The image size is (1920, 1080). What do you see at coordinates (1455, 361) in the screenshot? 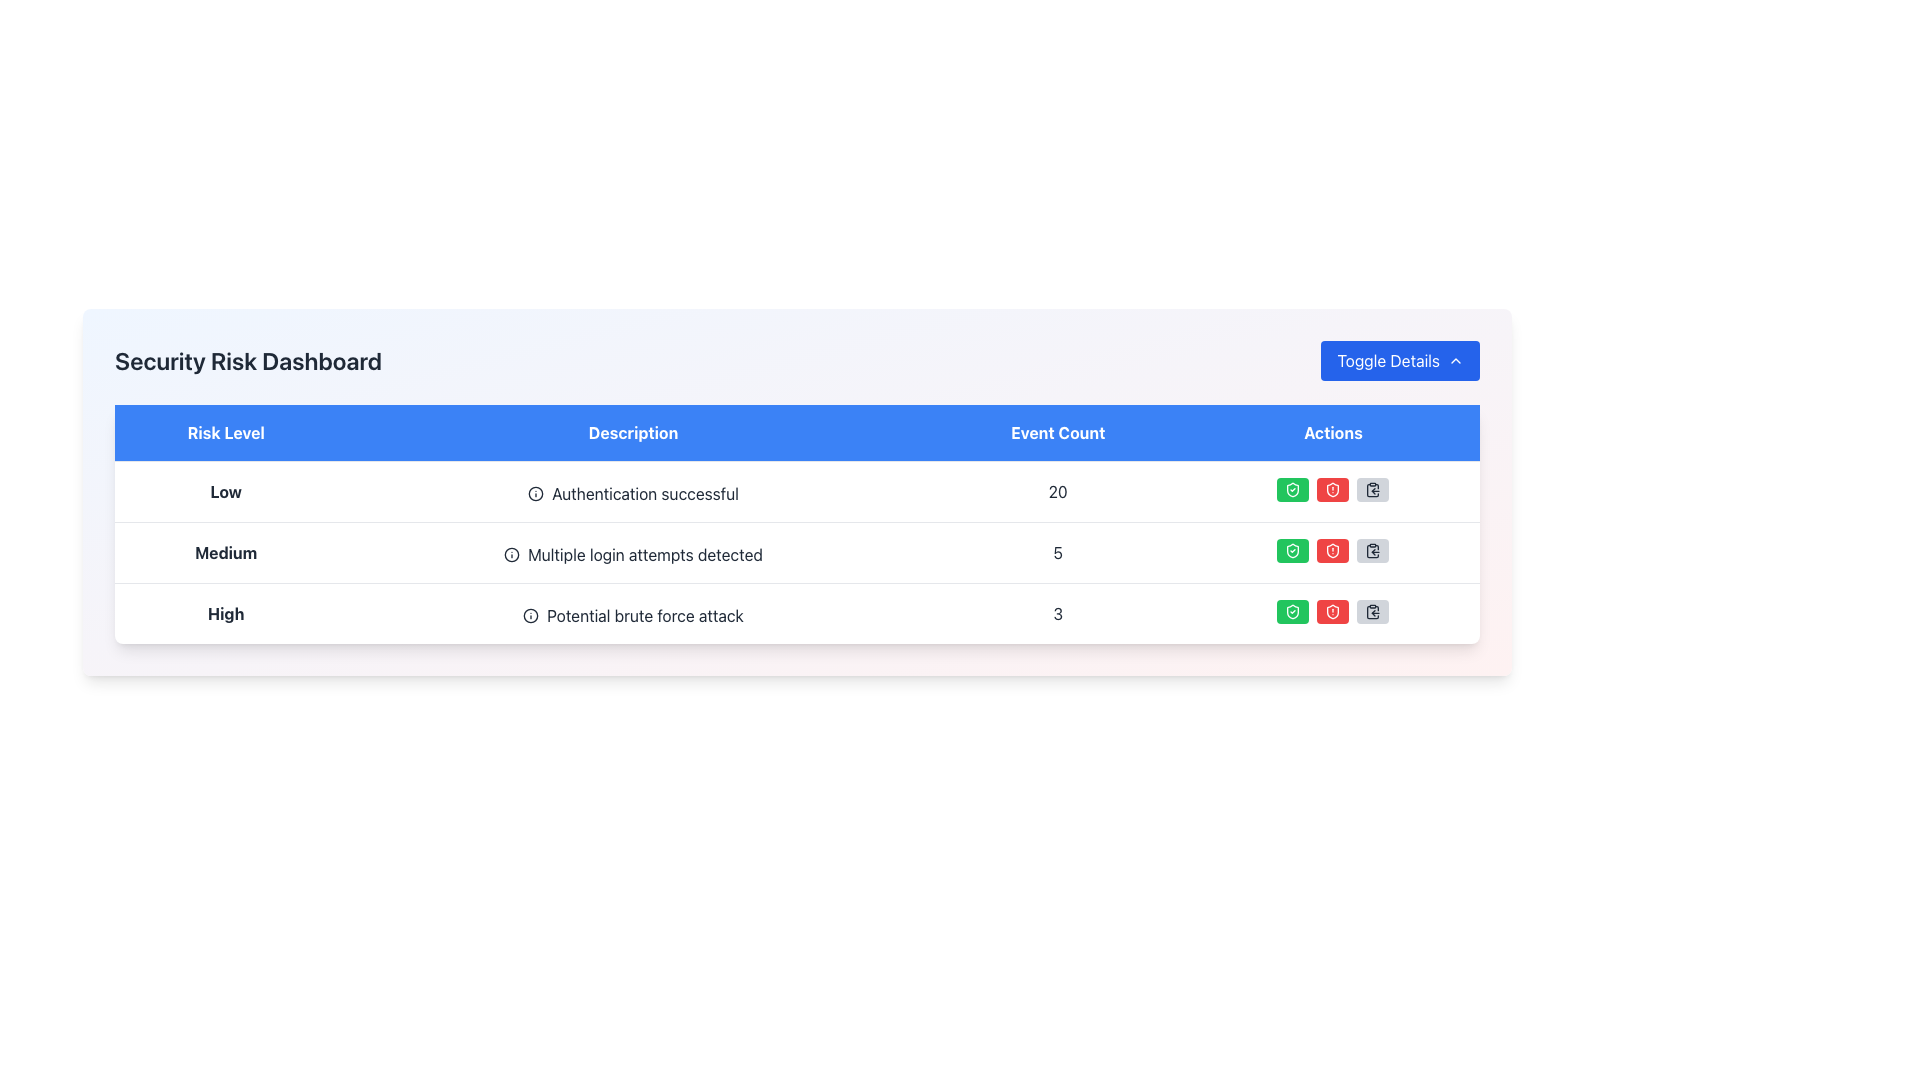
I see `the small upward-pointing chevron icon next to the 'Toggle Details' text in the interface header` at bounding box center [1455, 361].